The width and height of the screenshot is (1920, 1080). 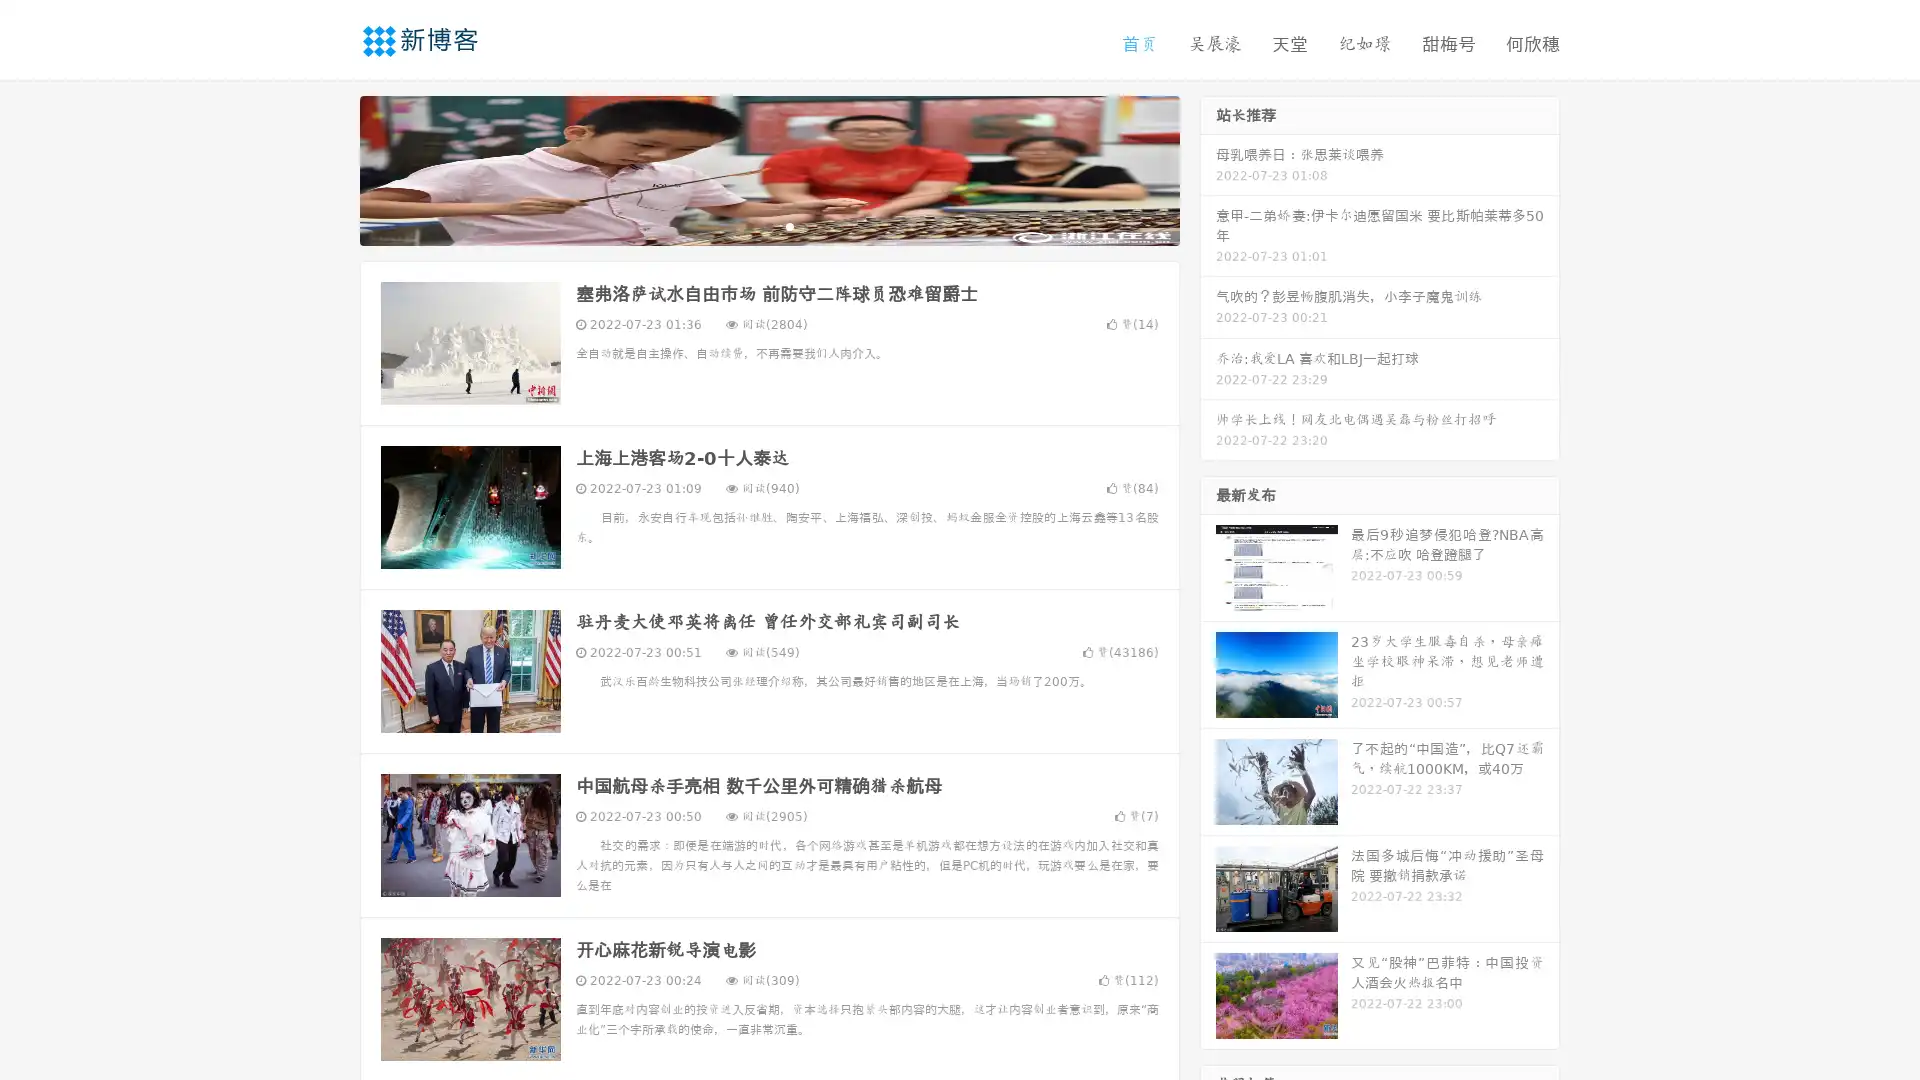 I want to click on Go to slide 1, so click(x=748, y=225).